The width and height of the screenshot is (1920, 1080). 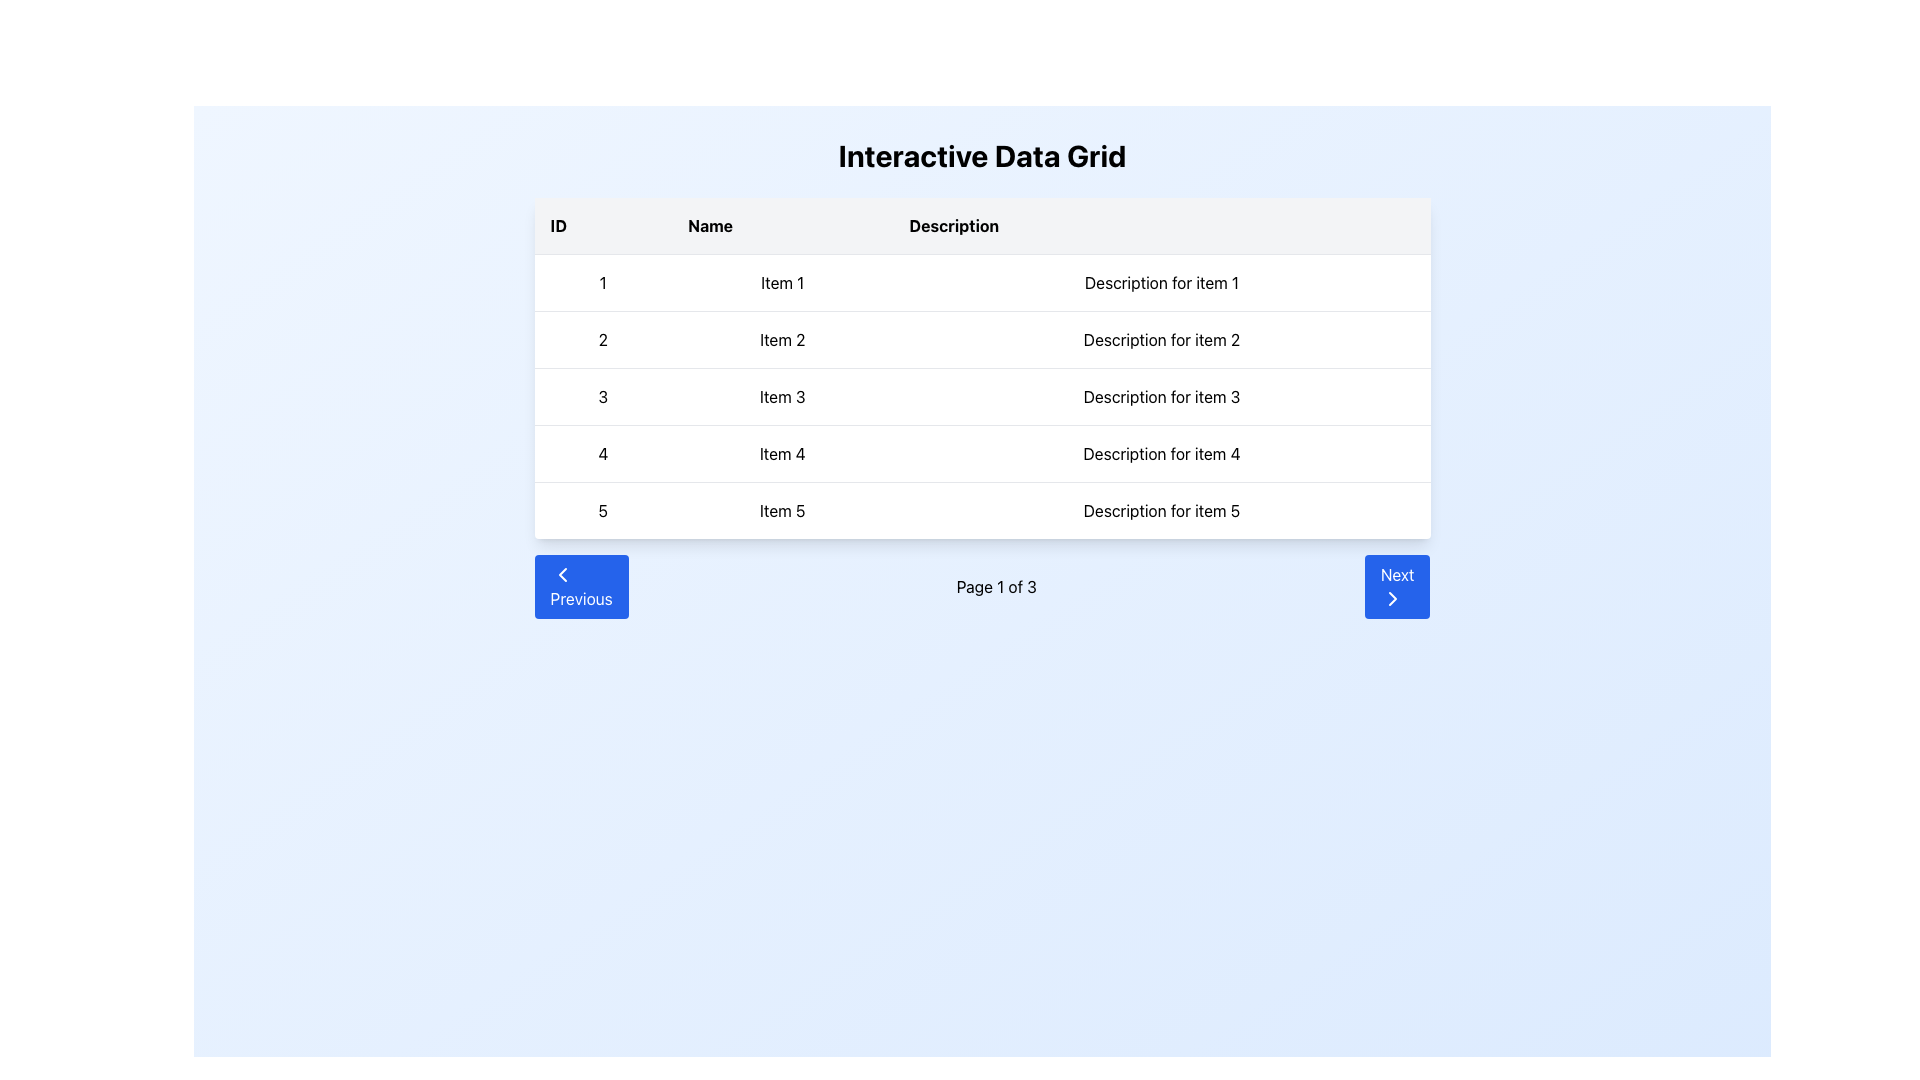 I want to click on the button labeled 'Next' containing the right-pointing chevron icon, so click(x=1391, y=597).